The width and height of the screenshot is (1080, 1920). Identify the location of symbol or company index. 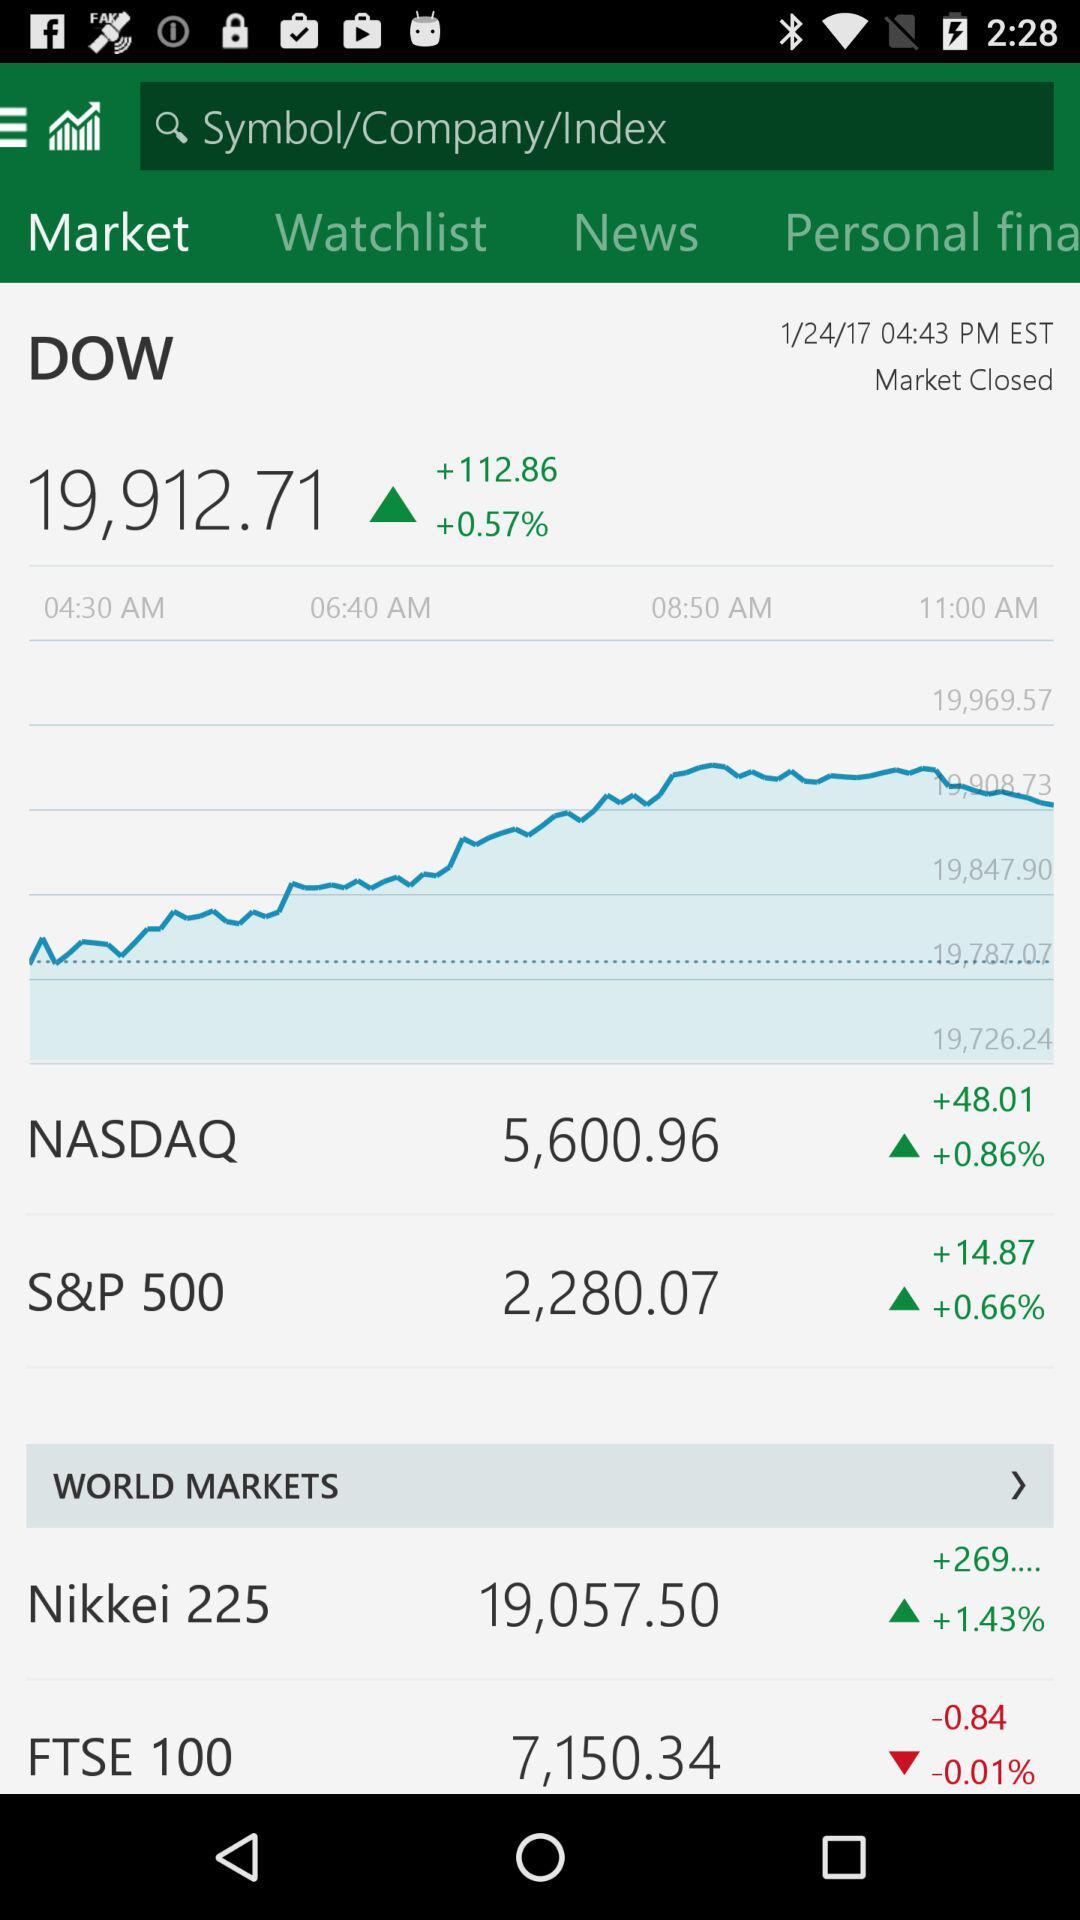
(596, 124).